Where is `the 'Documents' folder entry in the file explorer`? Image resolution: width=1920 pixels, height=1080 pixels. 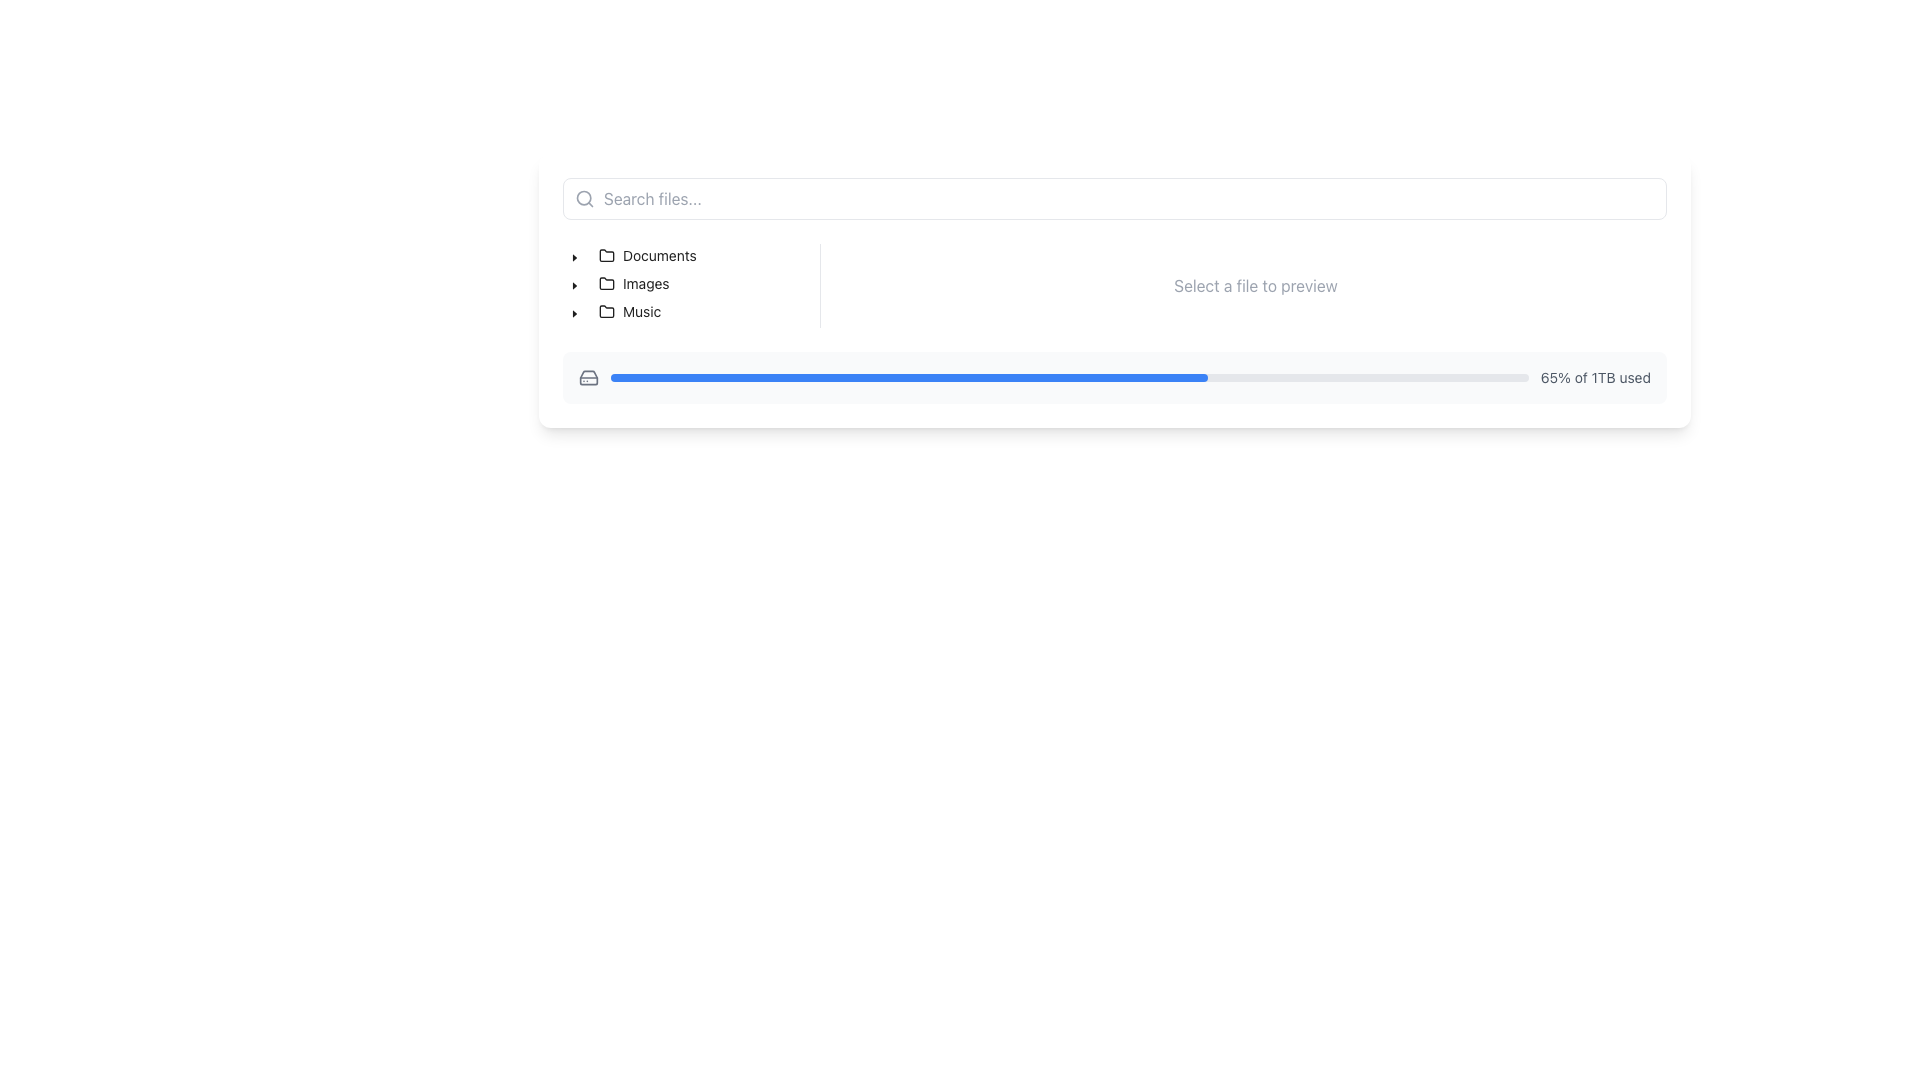
the 'Documents' folder entry in the file explorer is located at coordinates (647, 254).